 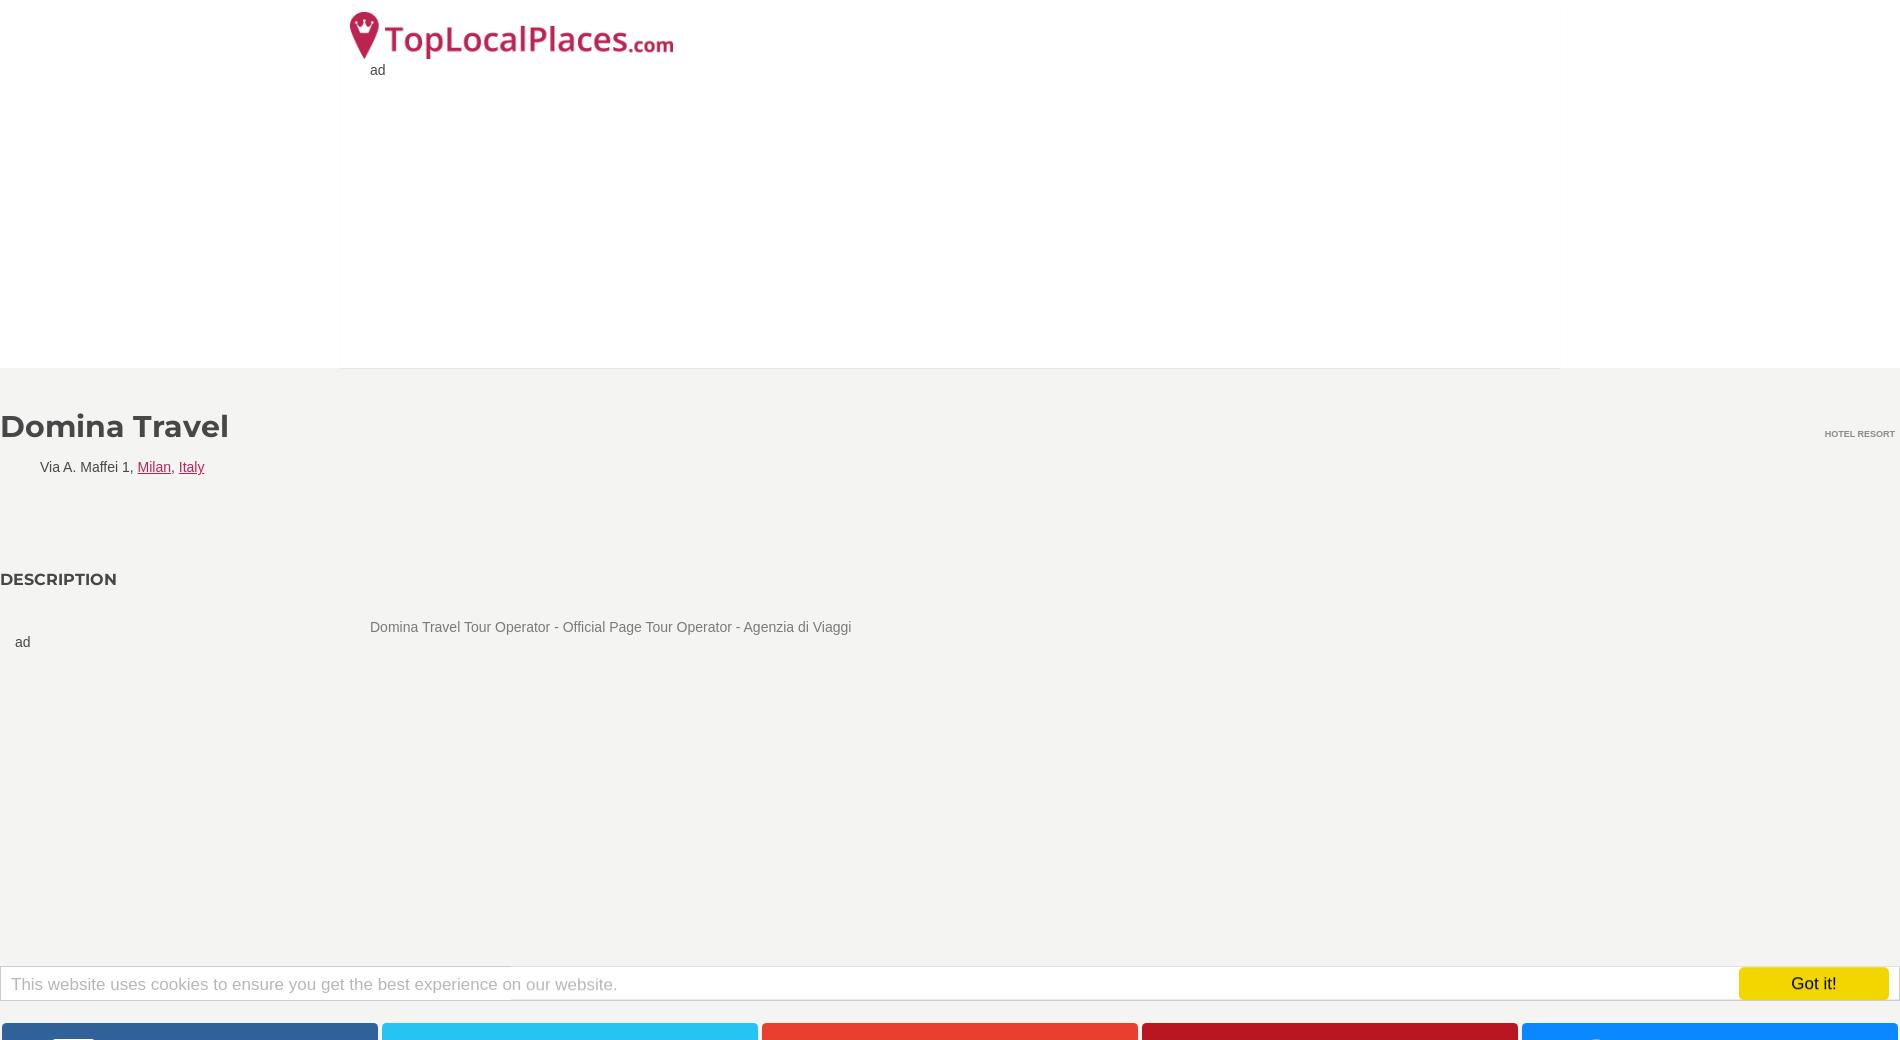 What do you see at coordinates (1858, 433) in the screenshot?
I see `'Hotel Resort'` at bounding box center [1858, 433].